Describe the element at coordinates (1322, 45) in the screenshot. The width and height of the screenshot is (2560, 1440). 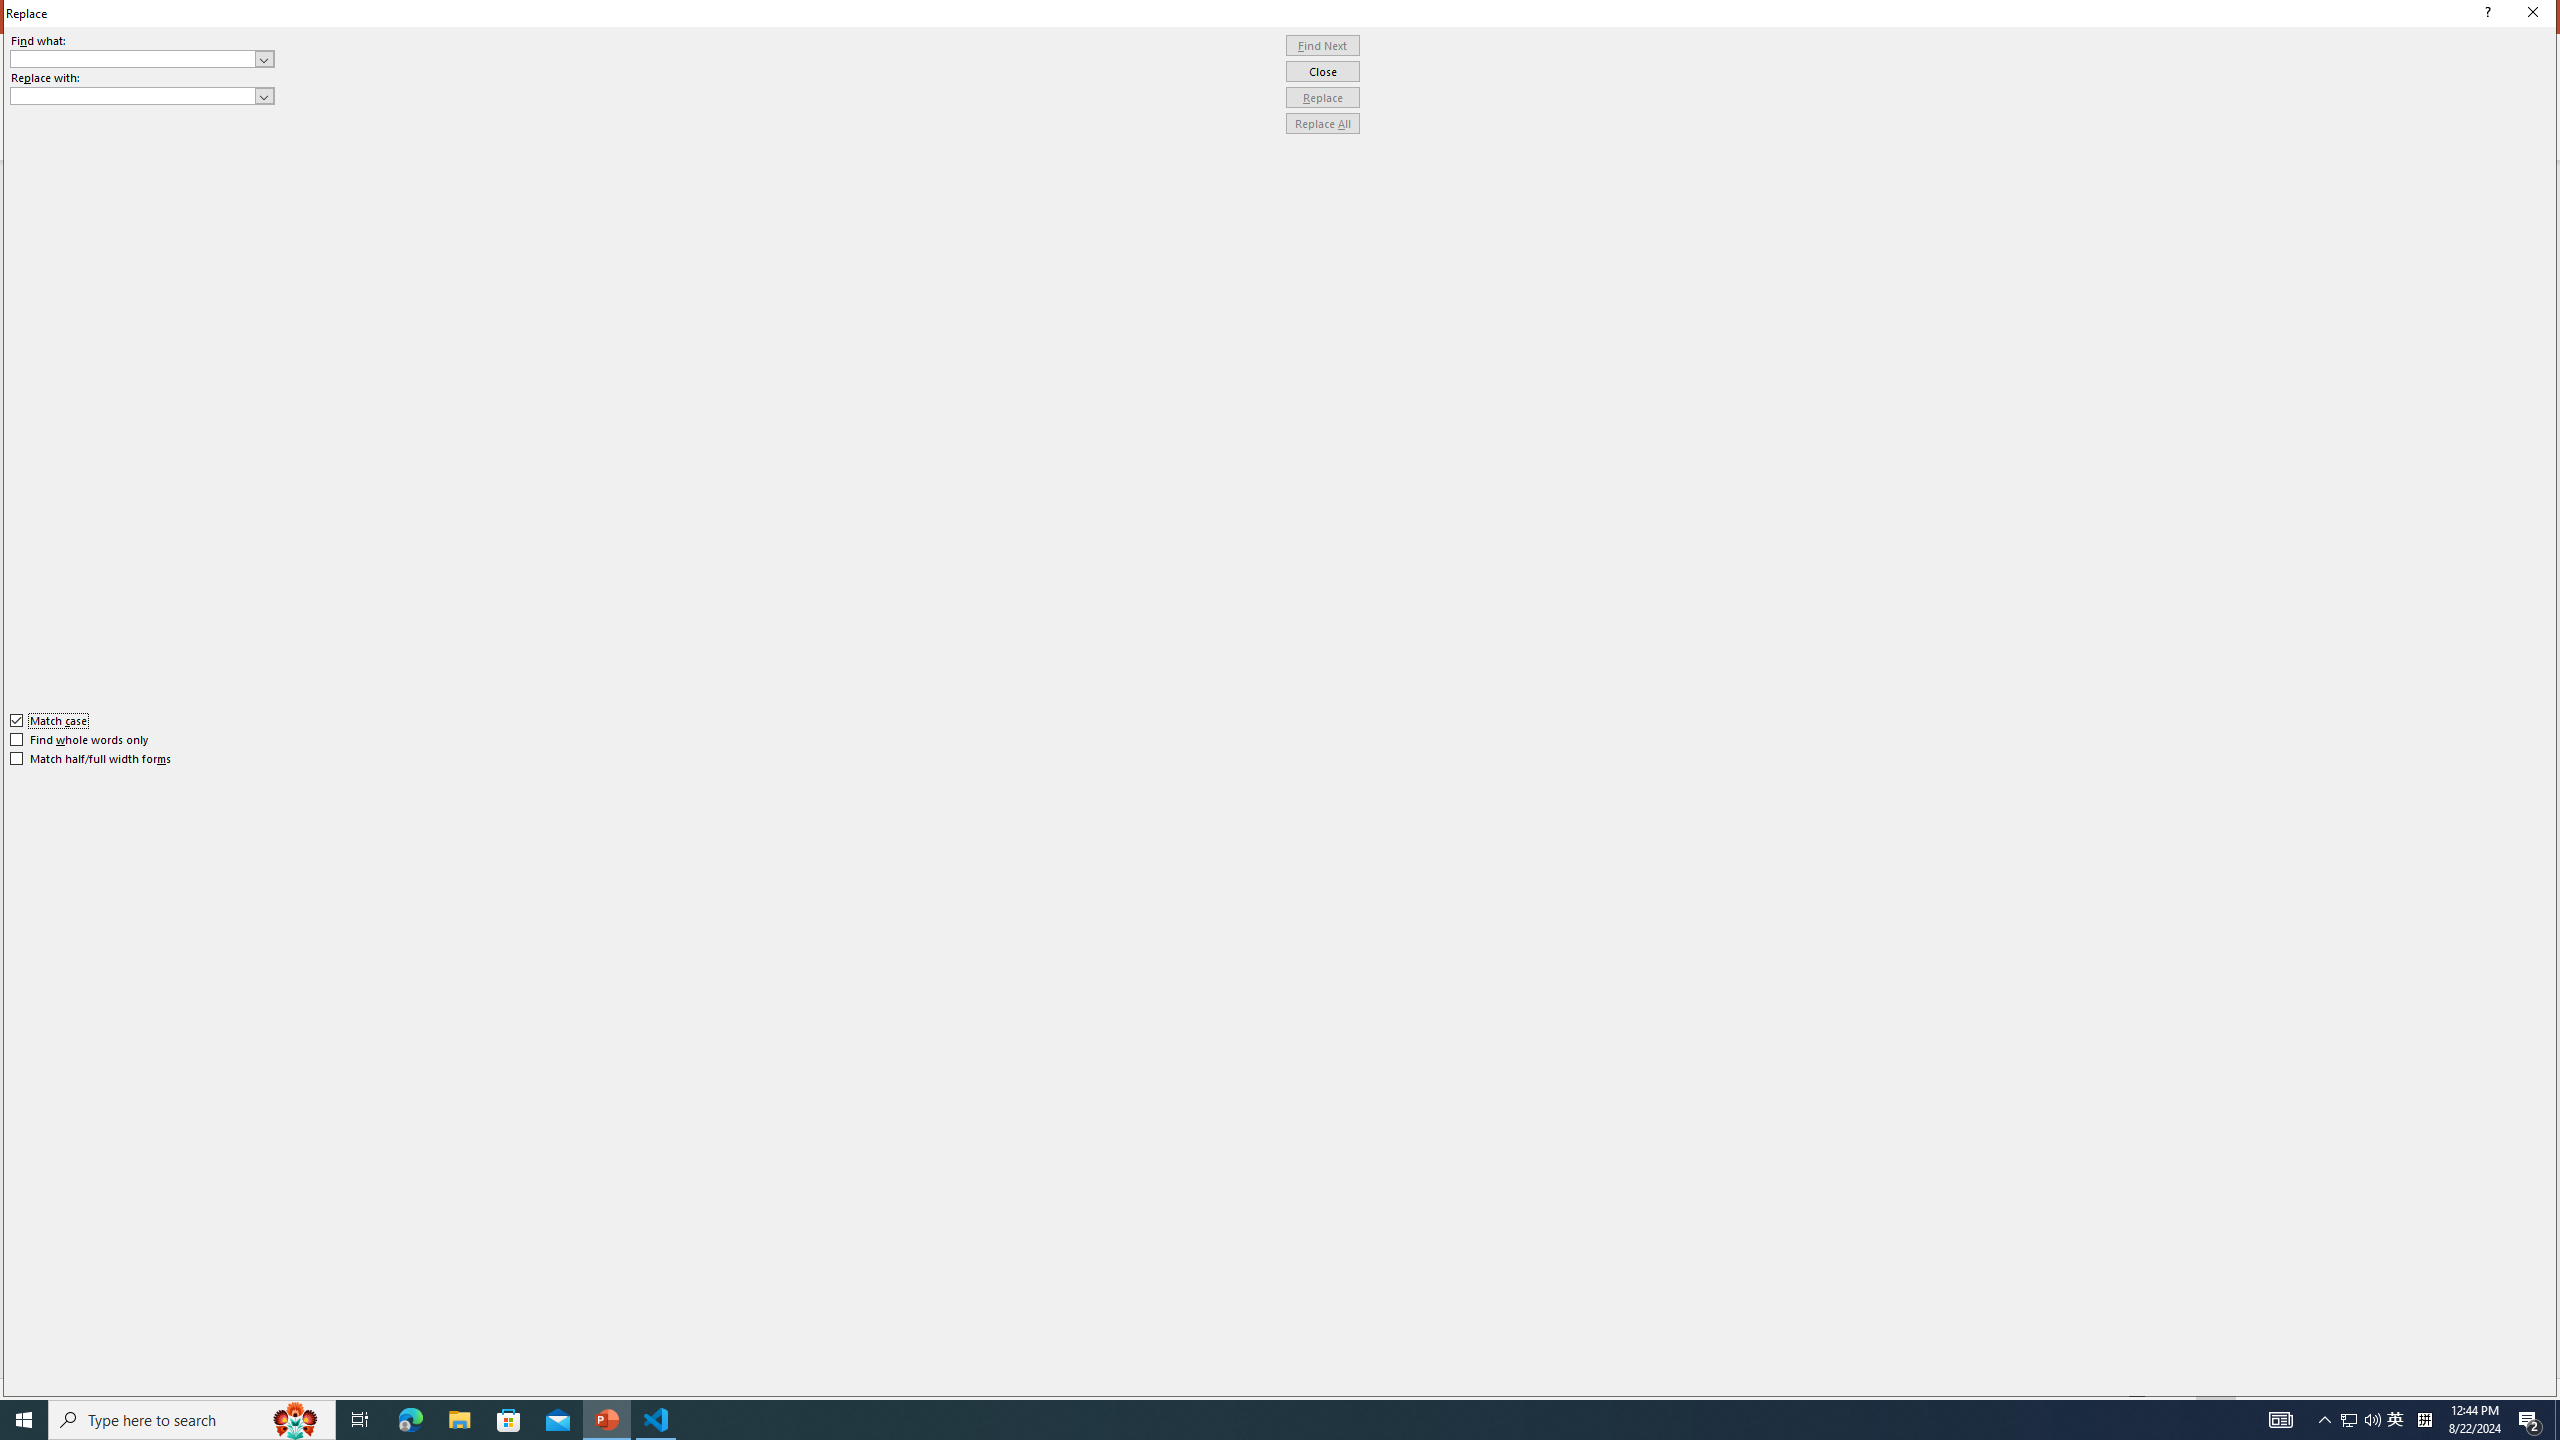
I see `'Find Next'` at that location.